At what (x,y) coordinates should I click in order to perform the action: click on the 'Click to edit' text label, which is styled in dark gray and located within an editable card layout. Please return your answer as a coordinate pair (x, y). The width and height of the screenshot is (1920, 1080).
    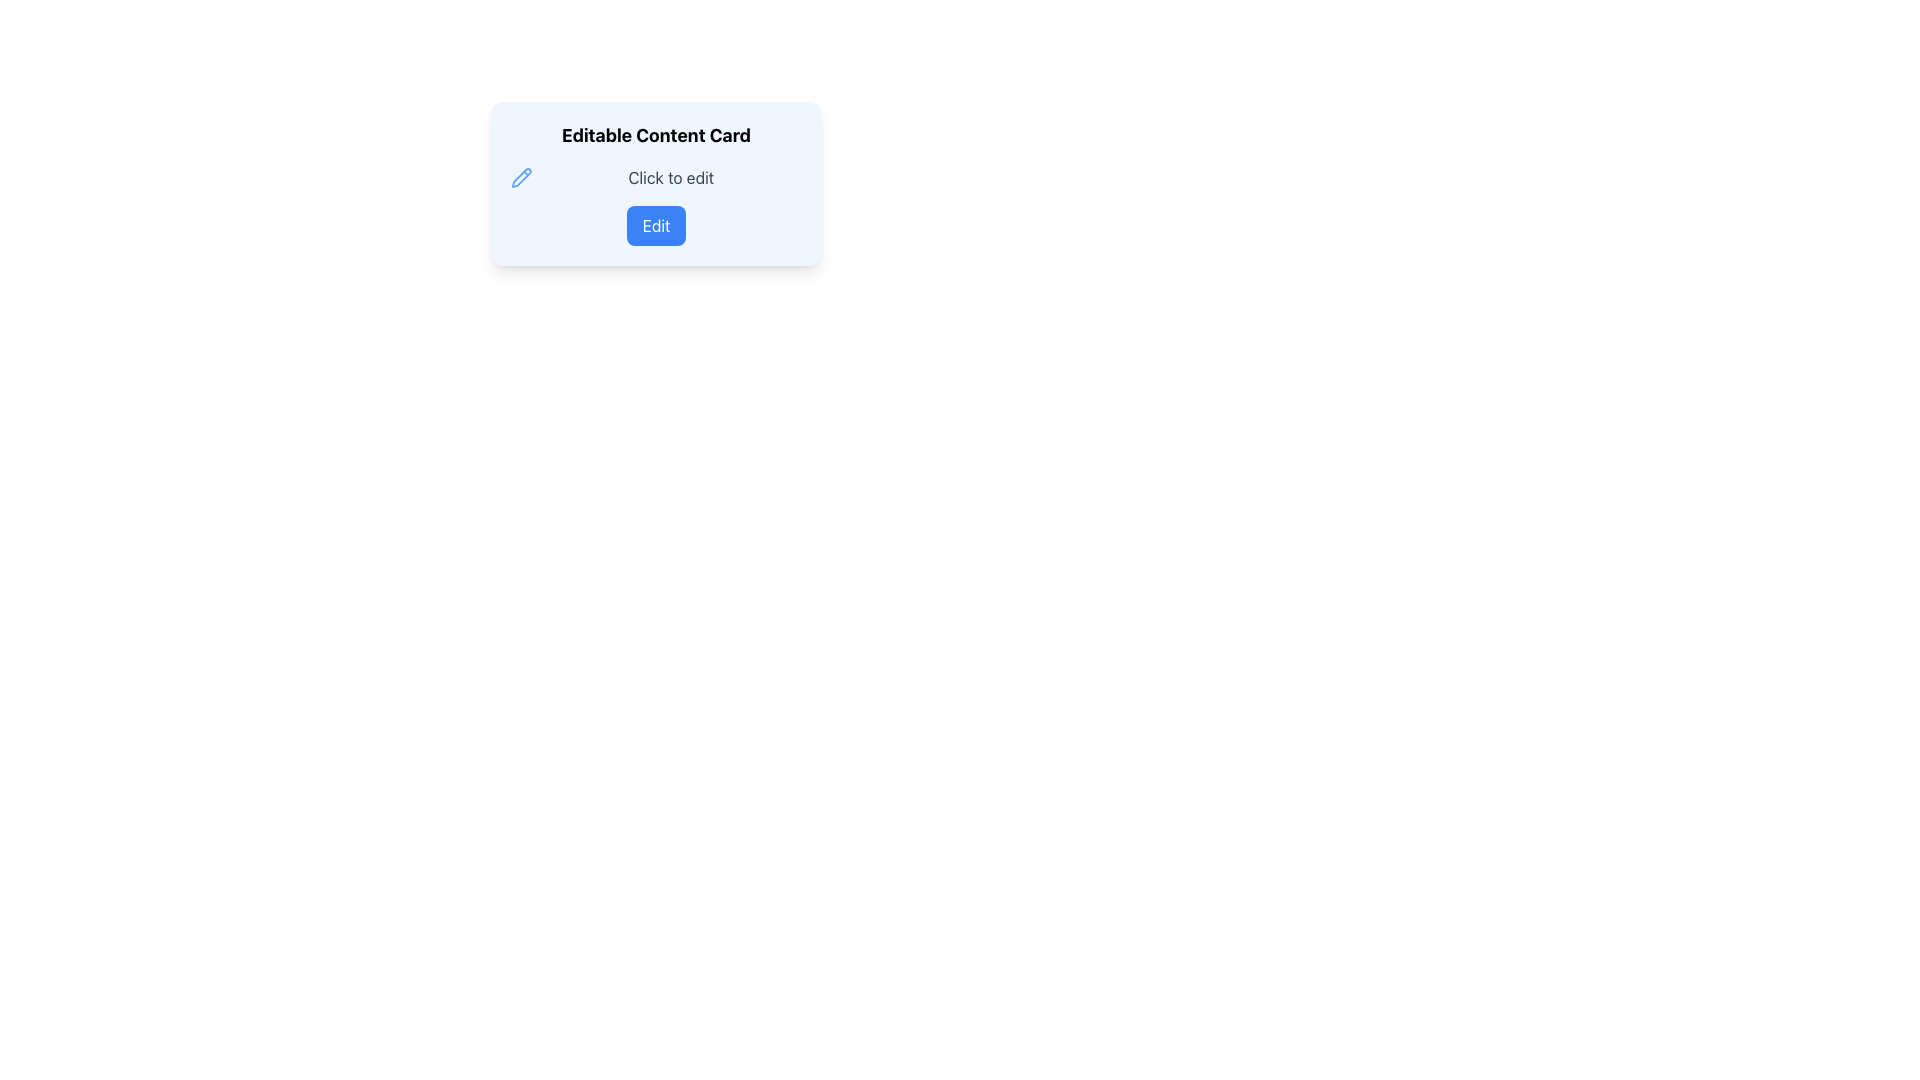
    Looking at the image, I should click on (671, 176).